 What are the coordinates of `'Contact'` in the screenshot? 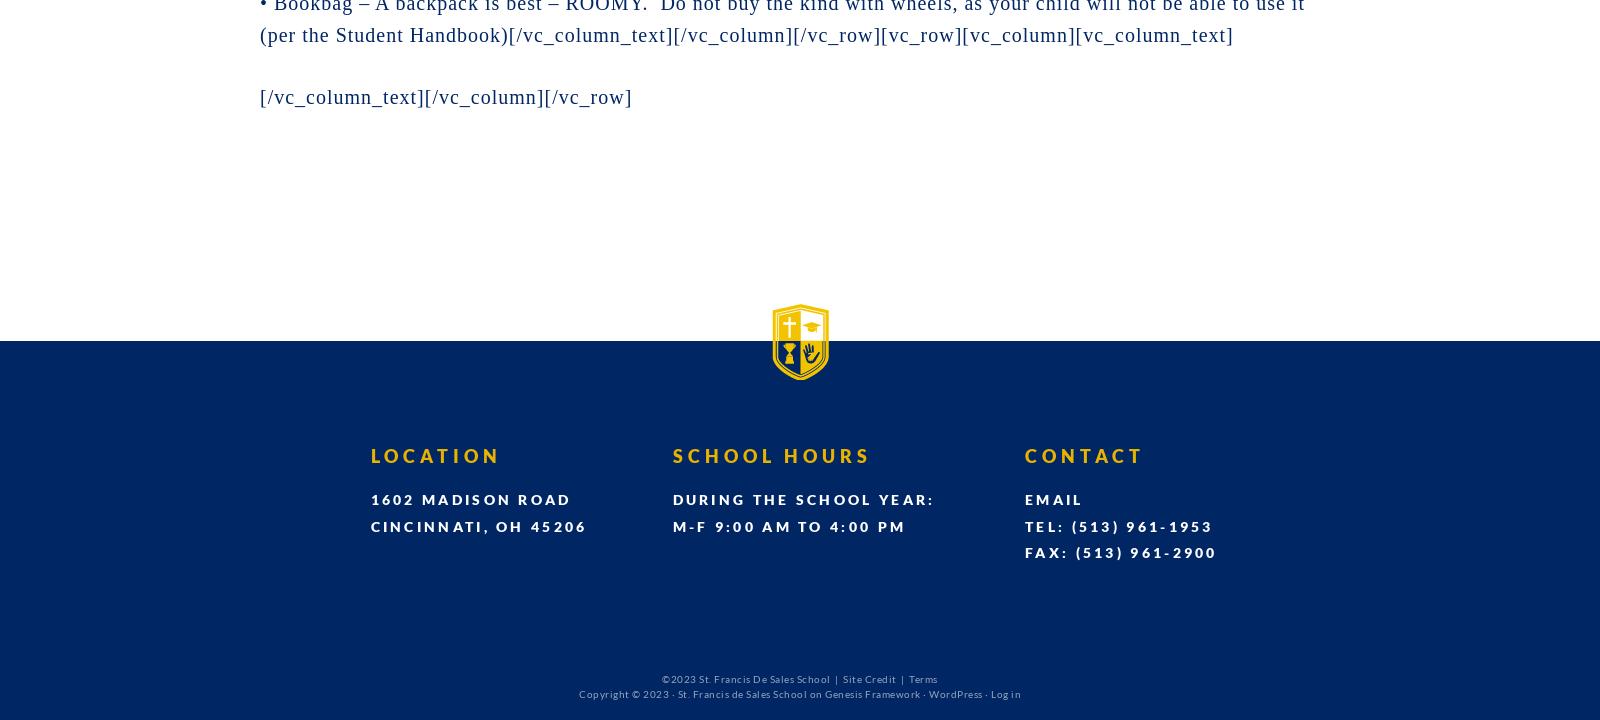 It's located at (1084, 454).